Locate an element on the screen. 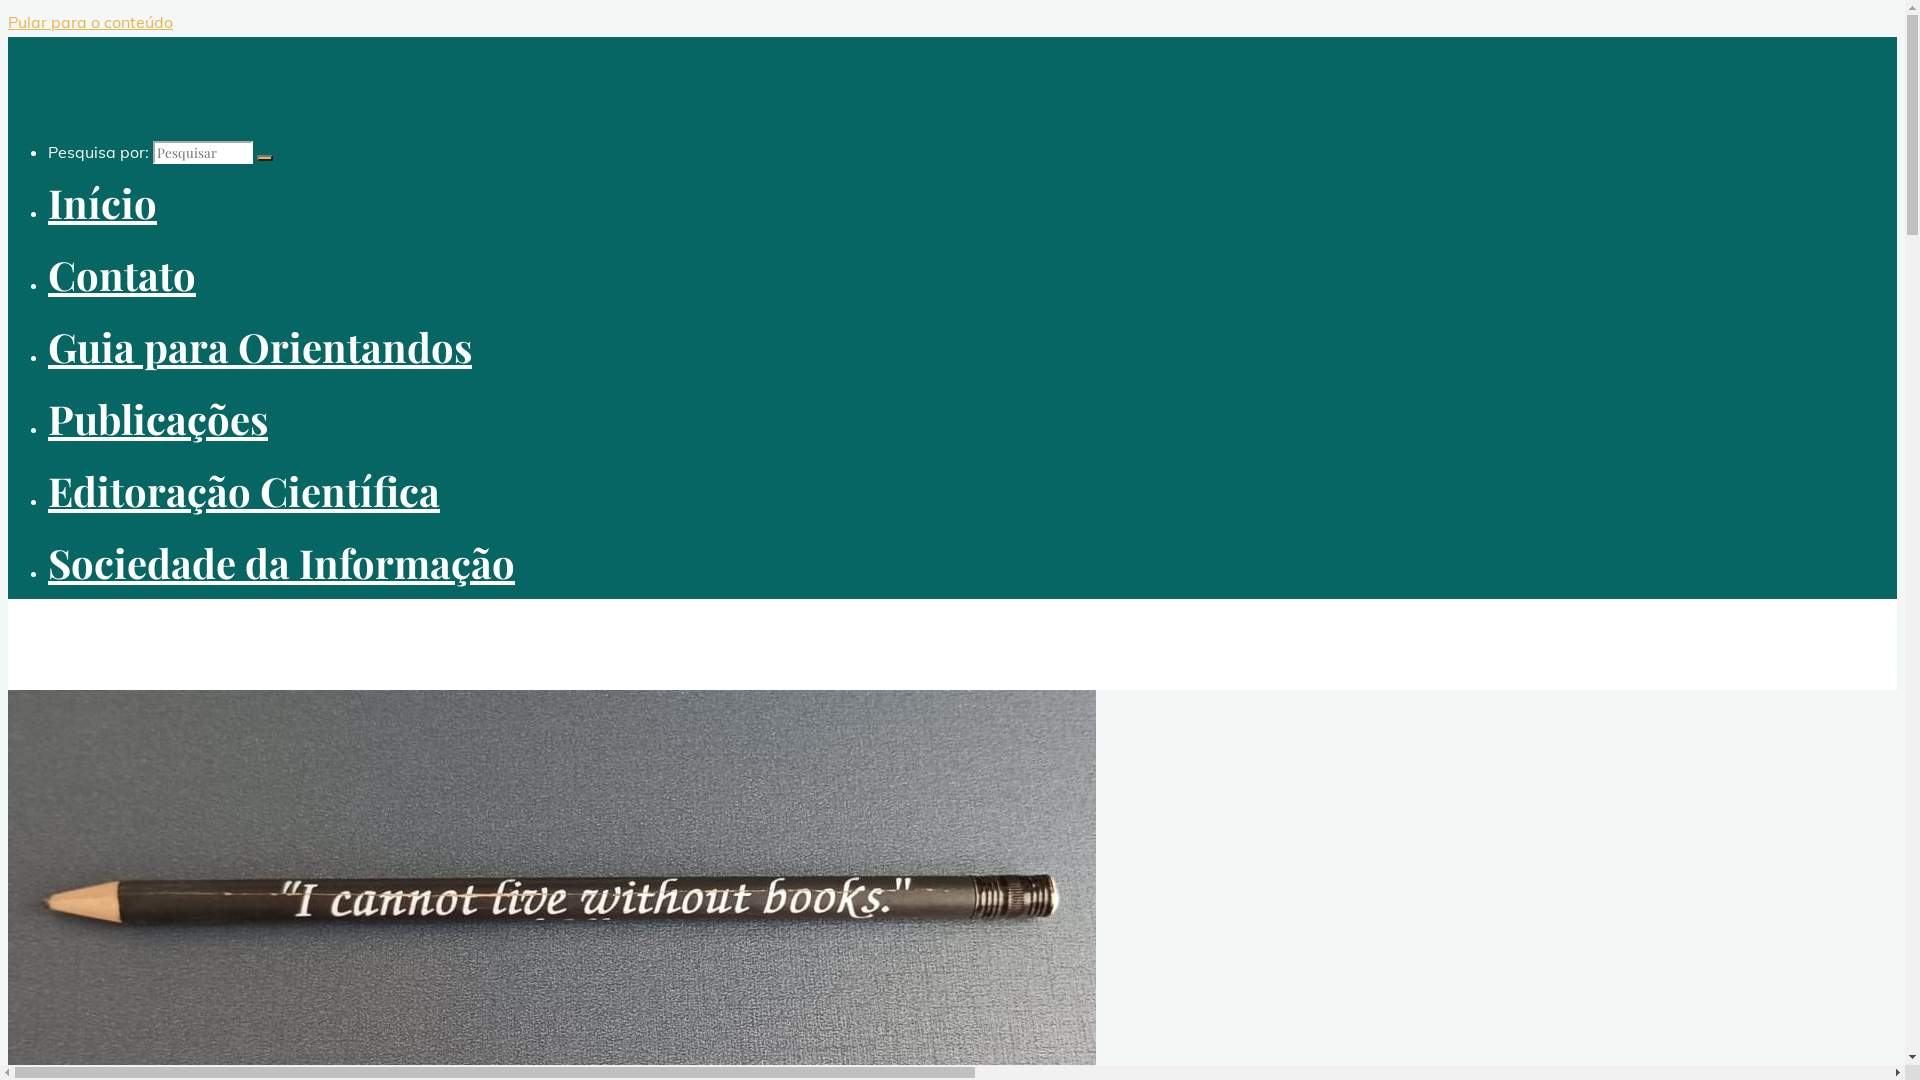 This screenshot has width=1920, height=1080. 'Contato' is located at coordinates (120, 274).